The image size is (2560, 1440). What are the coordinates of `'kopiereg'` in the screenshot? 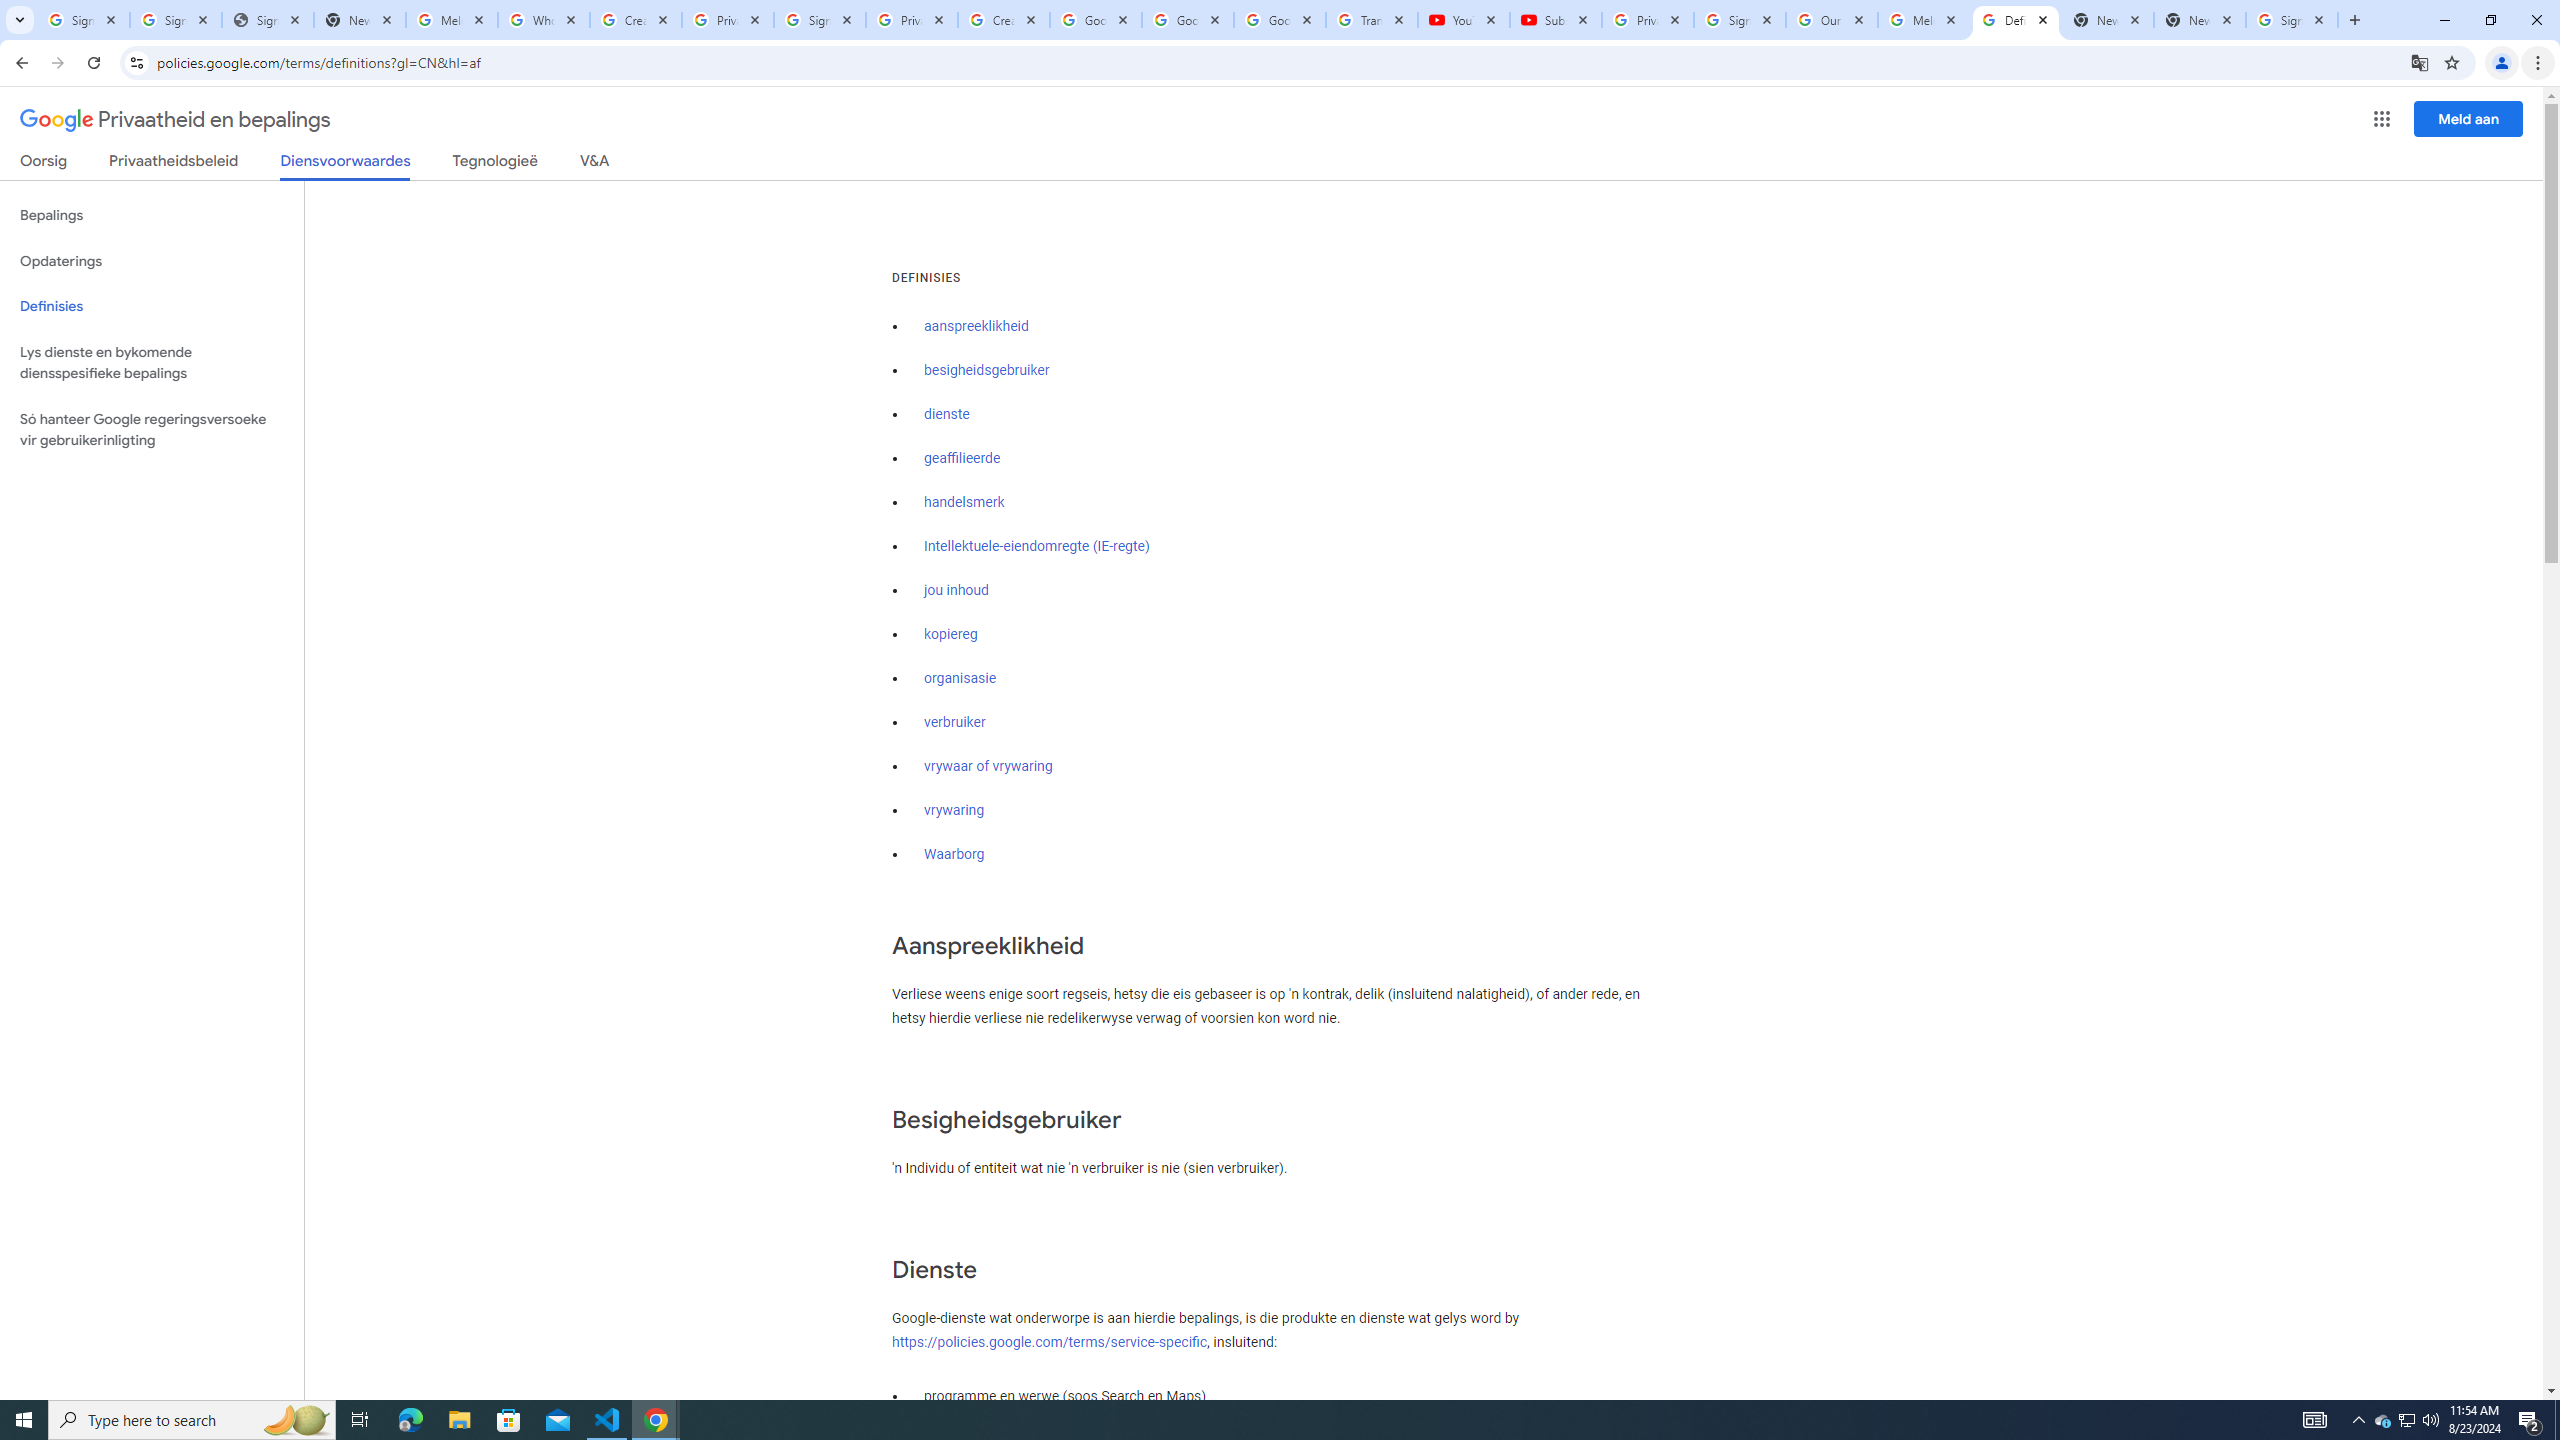 It's located at (950, 635).